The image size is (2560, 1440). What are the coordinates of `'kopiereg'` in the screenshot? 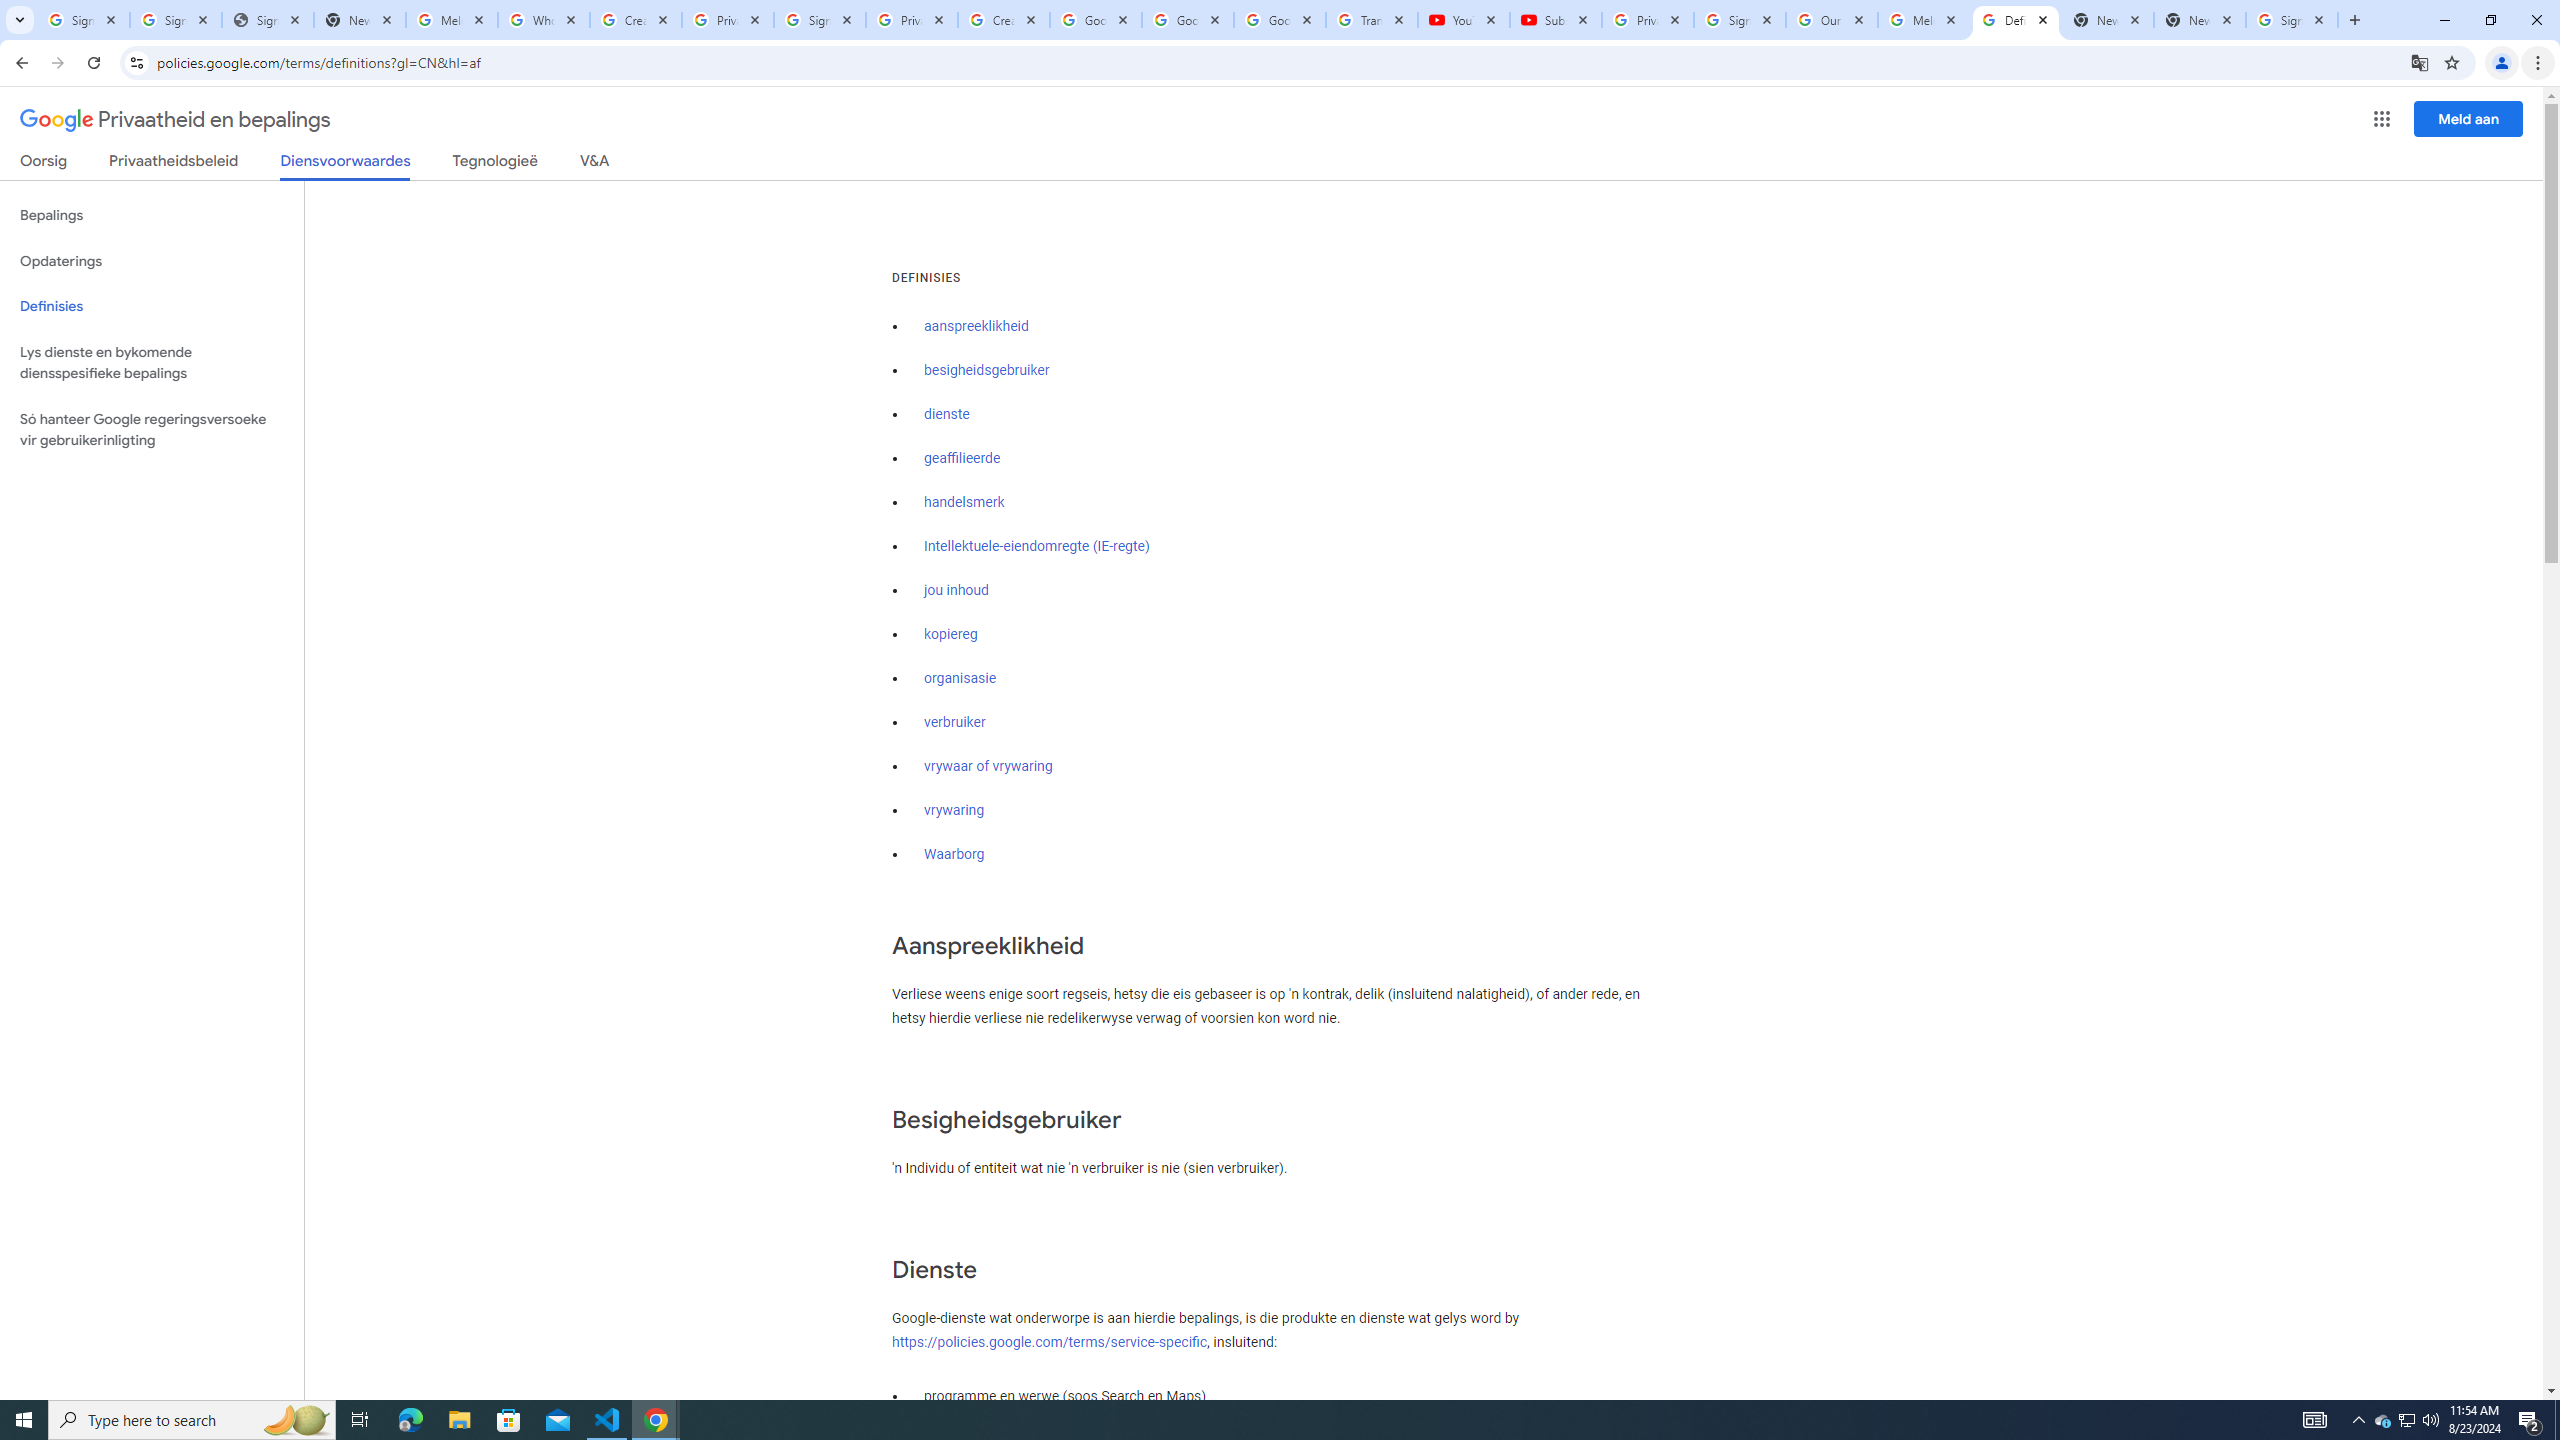 It's located at (950, 635).